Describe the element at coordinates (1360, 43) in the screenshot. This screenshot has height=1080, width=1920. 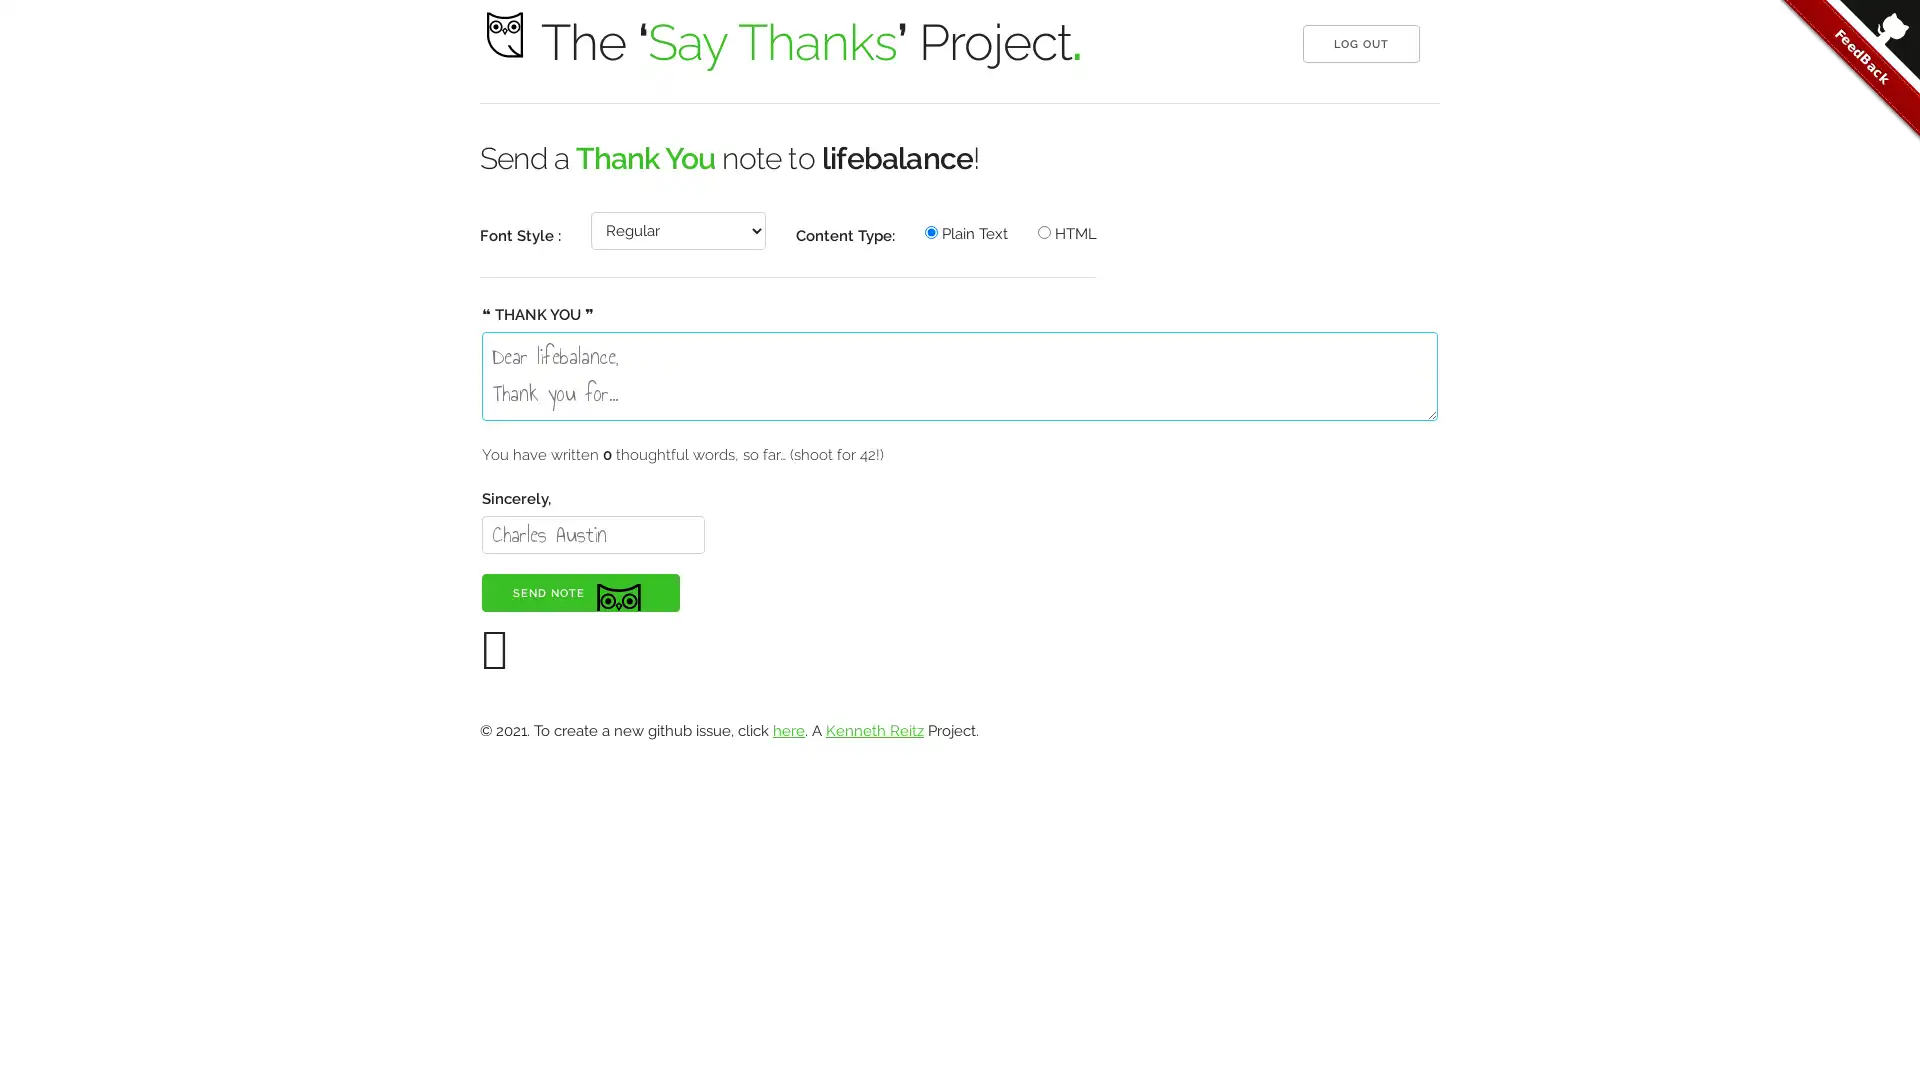
I see `LOG OUT` at that location.